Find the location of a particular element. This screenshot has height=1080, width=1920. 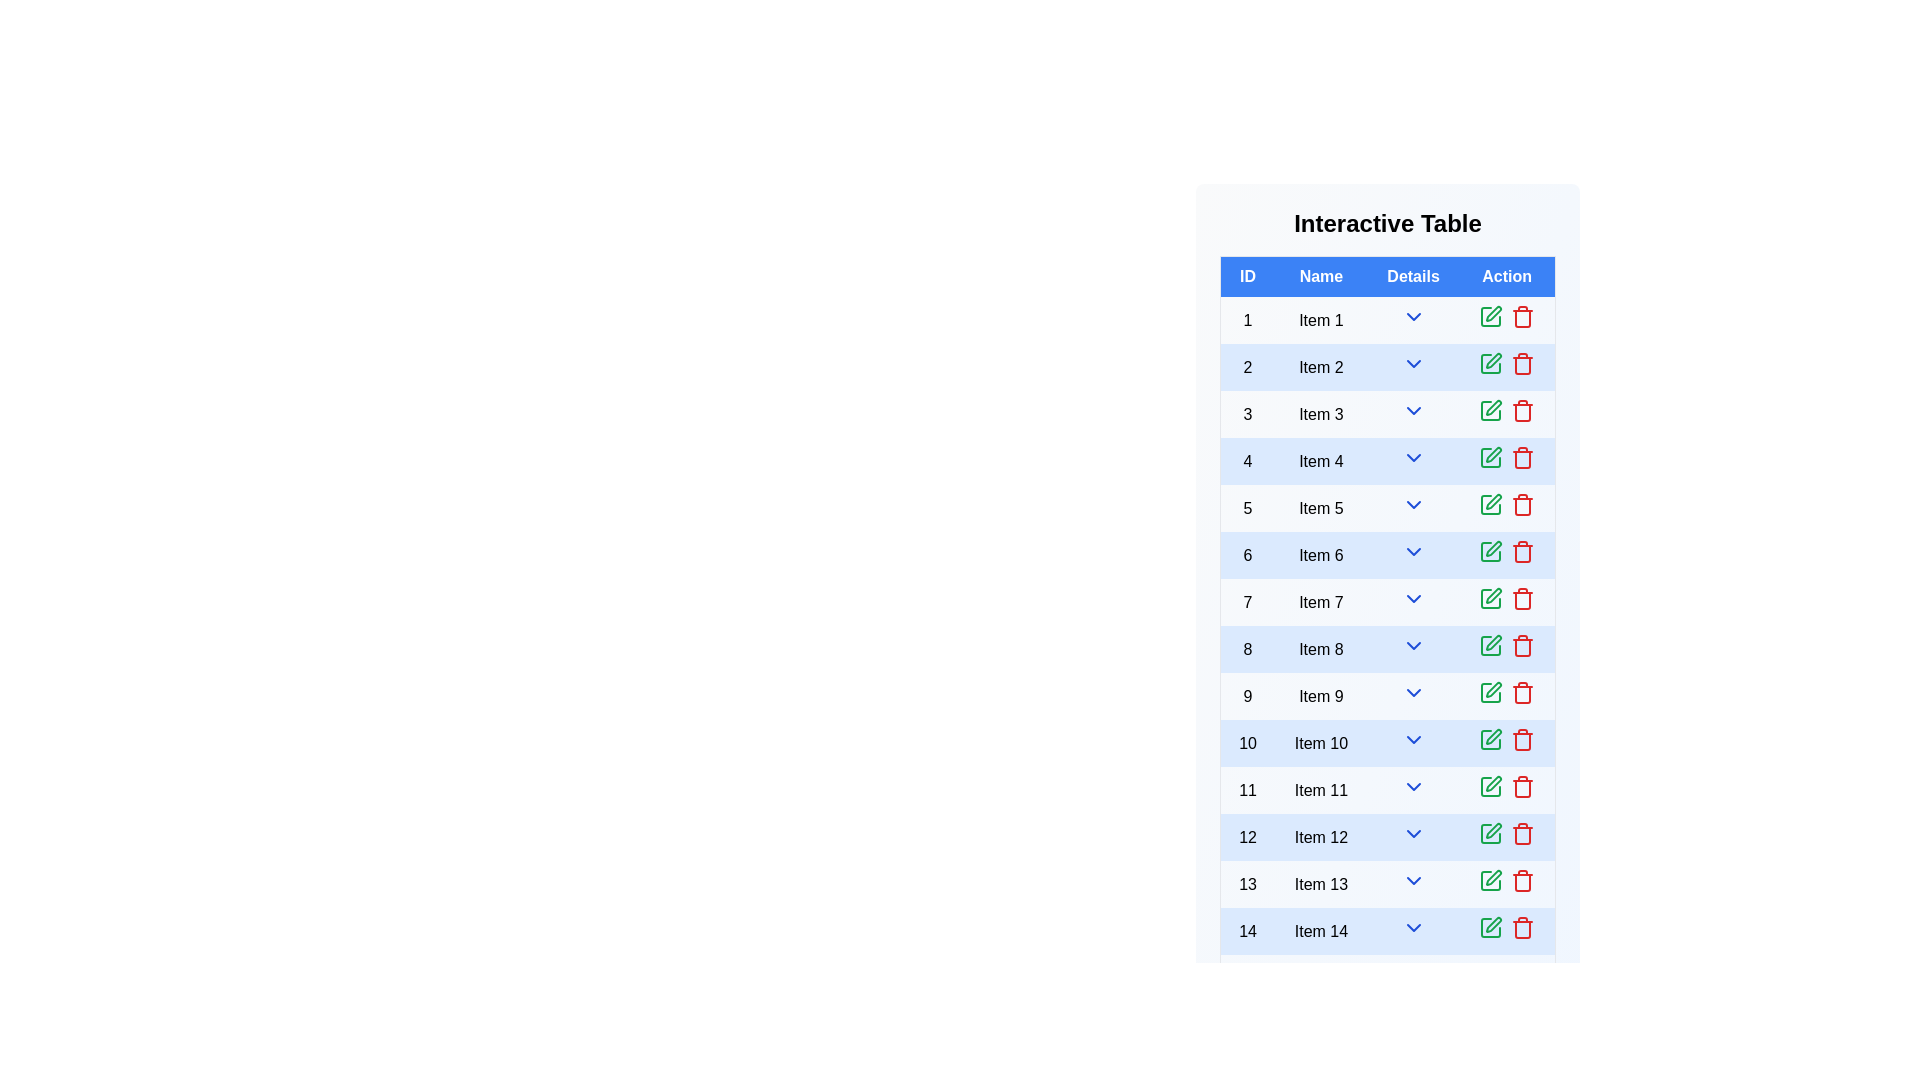

the header of the column Action to sort the rows by that column is located at coordinates (1507, 276).